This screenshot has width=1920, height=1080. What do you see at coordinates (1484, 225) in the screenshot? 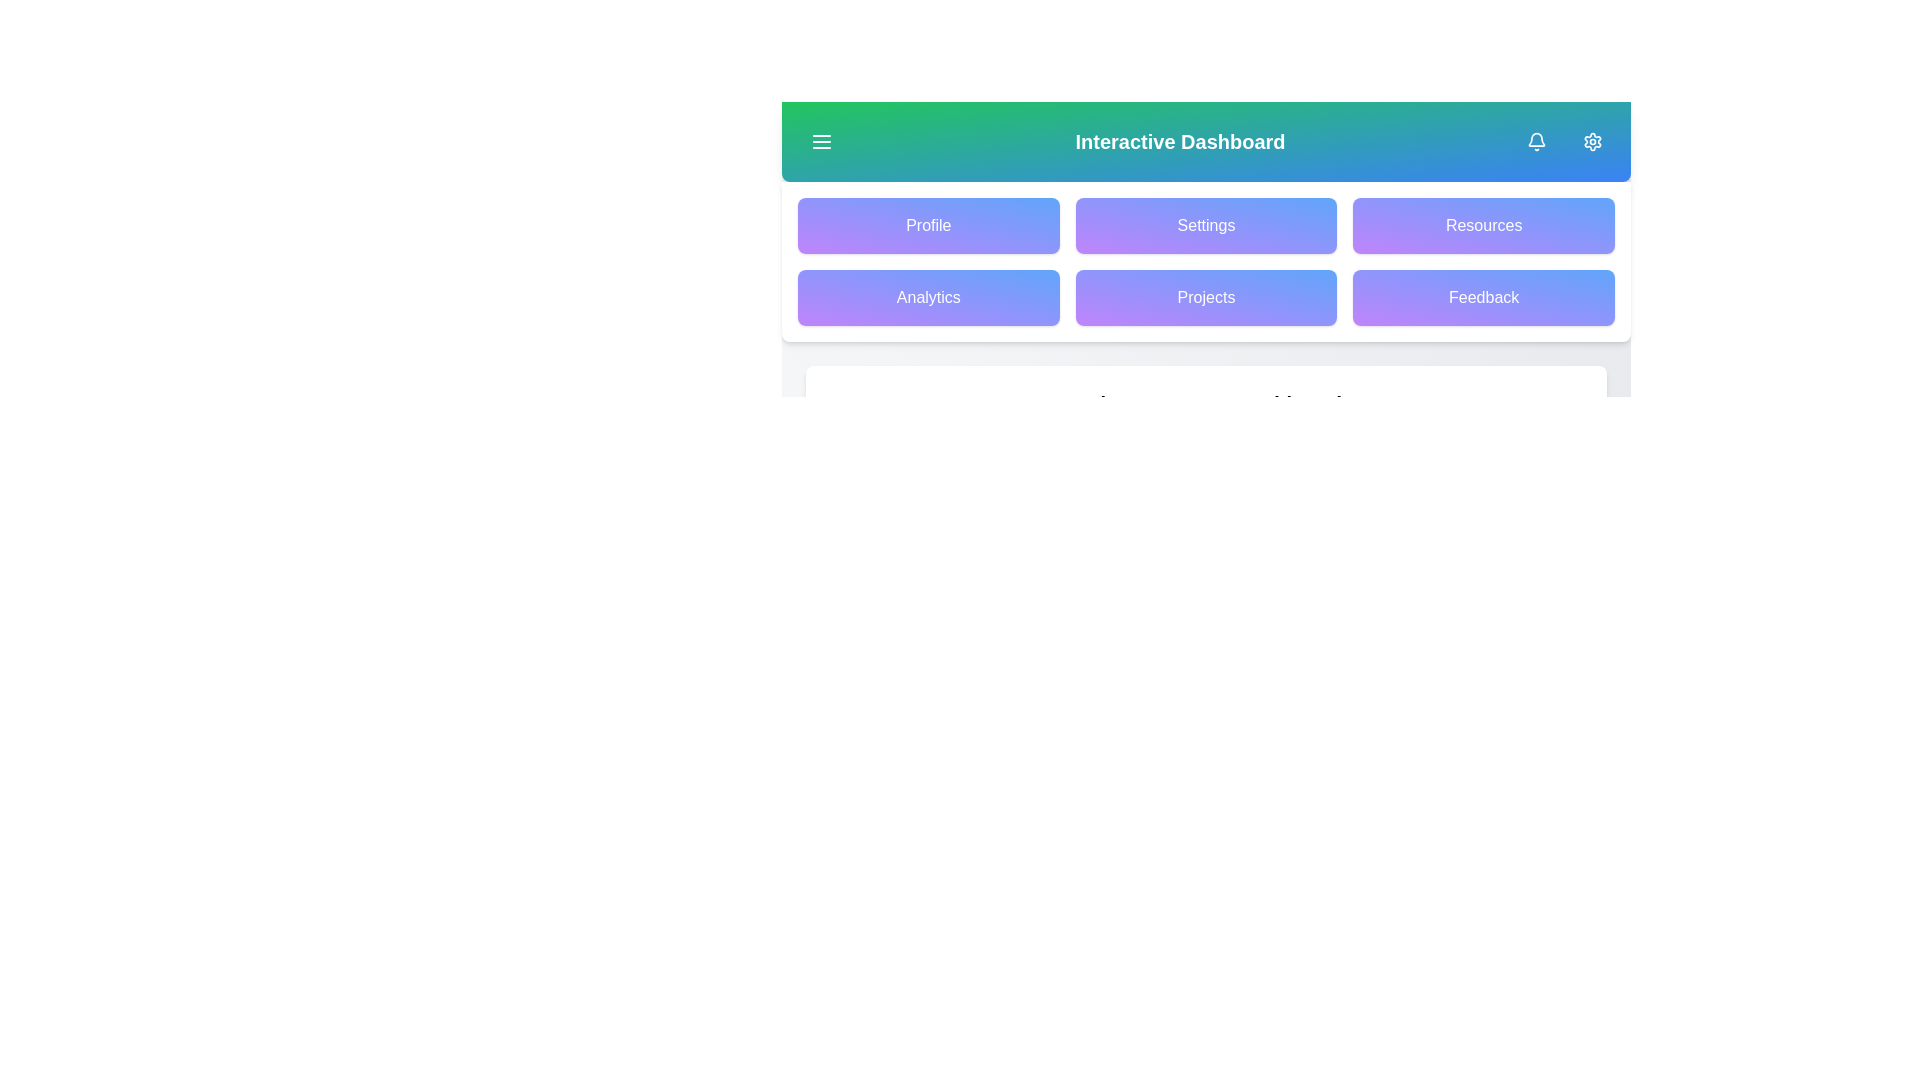
I see `the Resources button in the grid` at bounding box center [1484, 225].